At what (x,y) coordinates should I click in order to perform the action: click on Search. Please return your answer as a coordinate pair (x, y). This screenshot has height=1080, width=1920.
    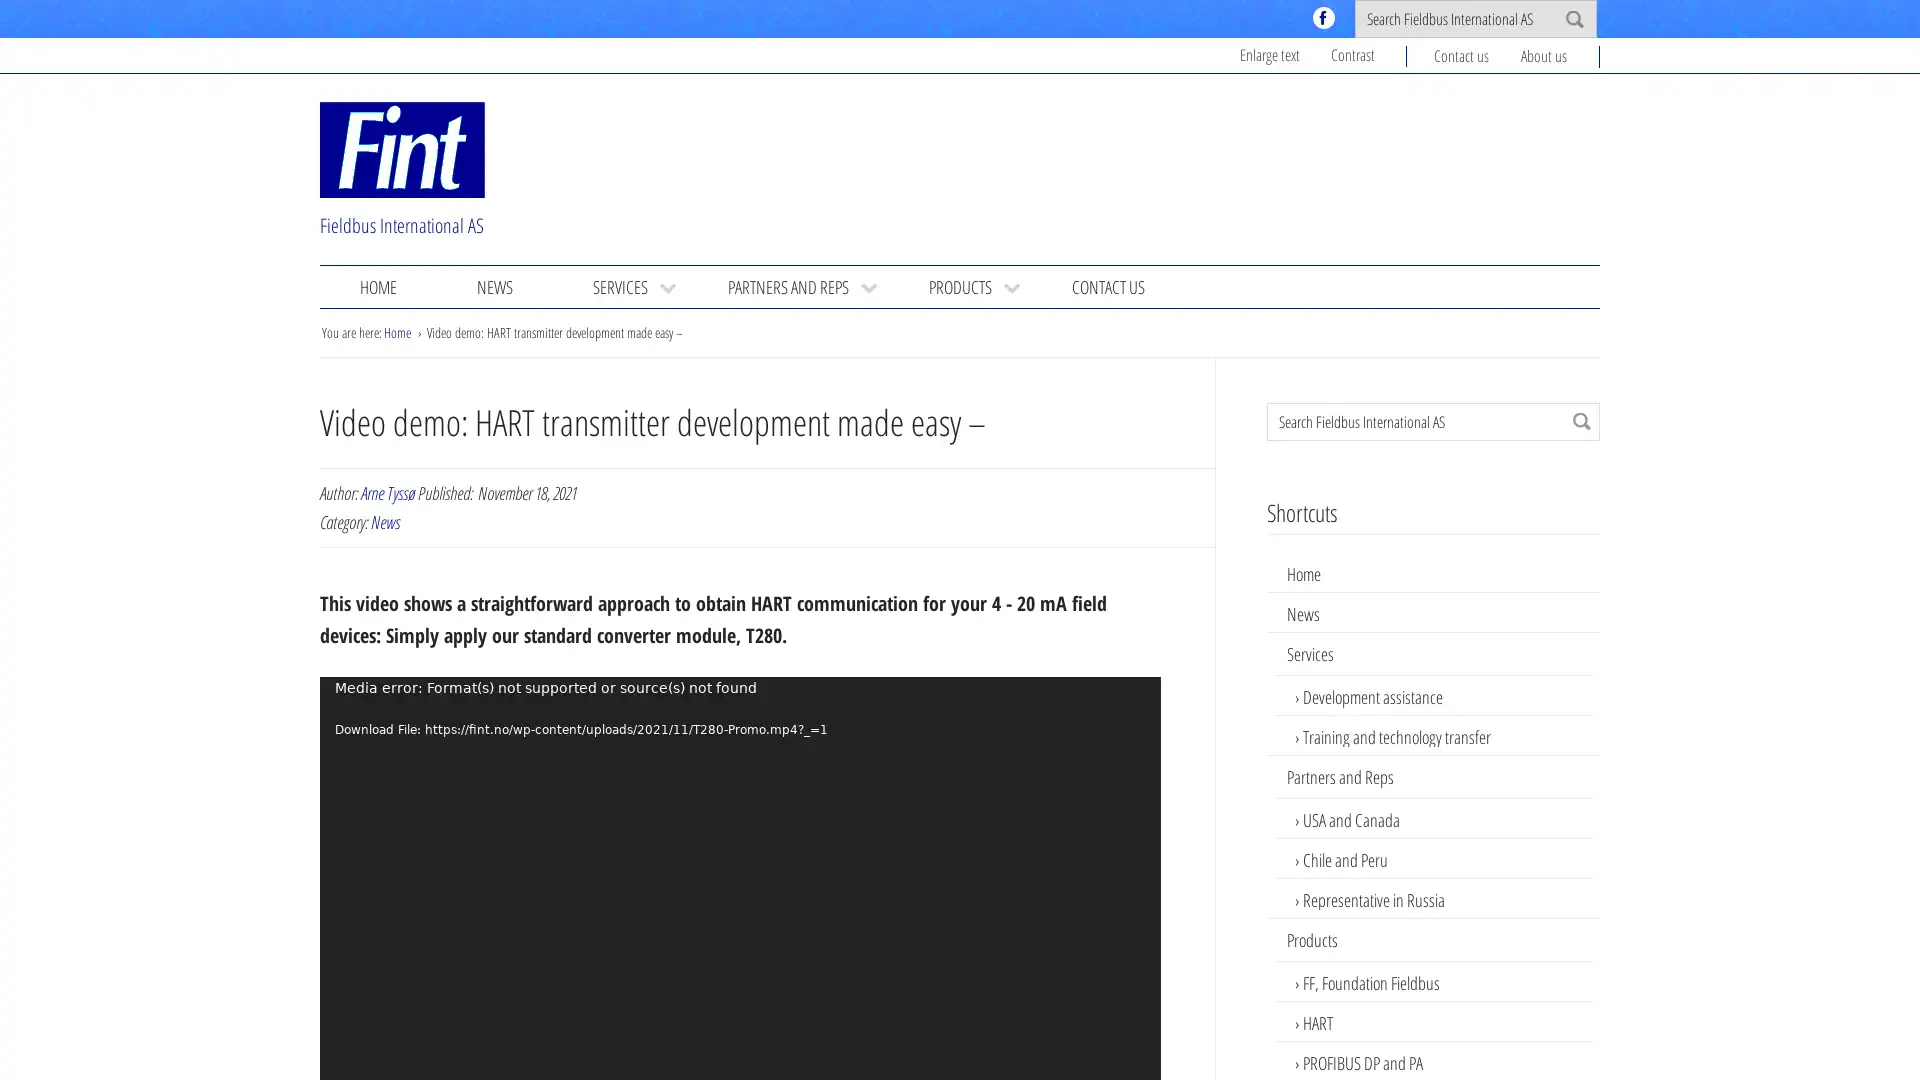
    Looking at the image, I should click on (1573, 19).